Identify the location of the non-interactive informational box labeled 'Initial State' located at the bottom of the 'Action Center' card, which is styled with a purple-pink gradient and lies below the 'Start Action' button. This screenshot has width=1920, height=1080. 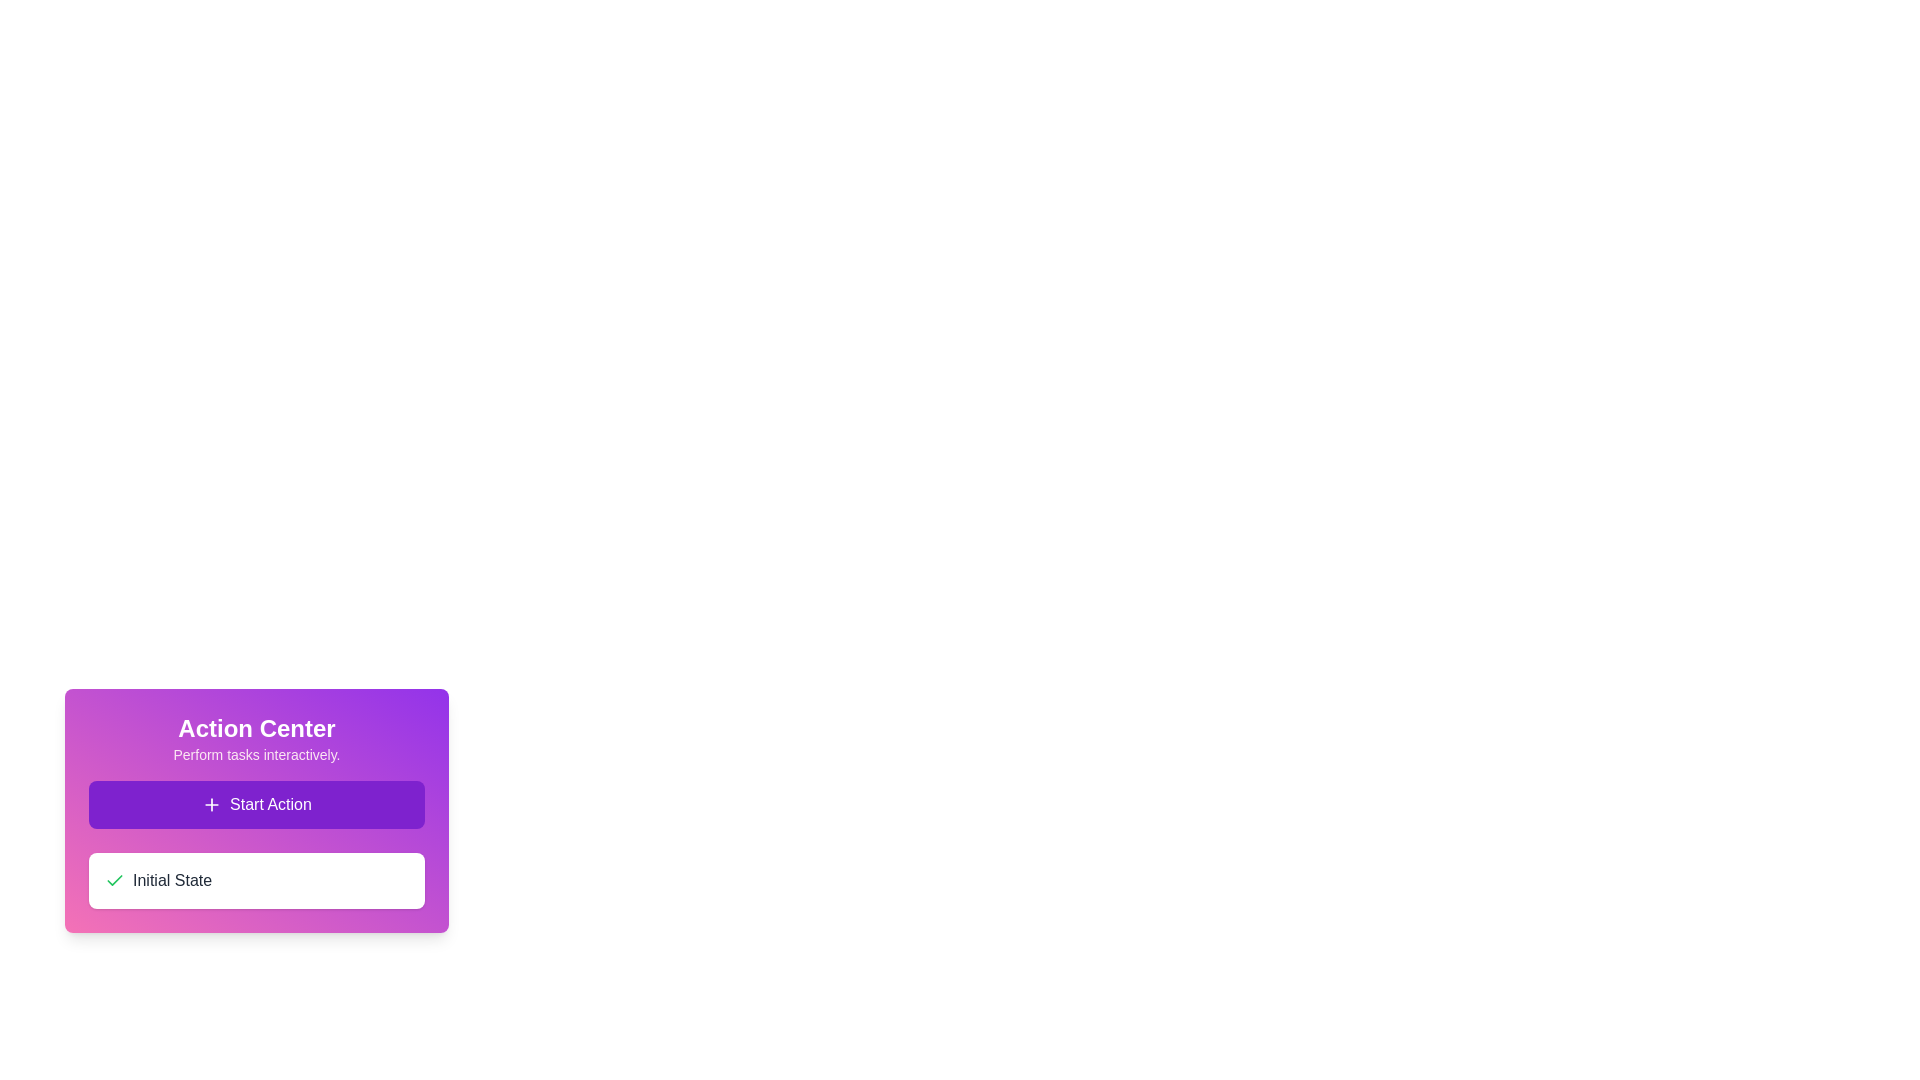
(256, 879).